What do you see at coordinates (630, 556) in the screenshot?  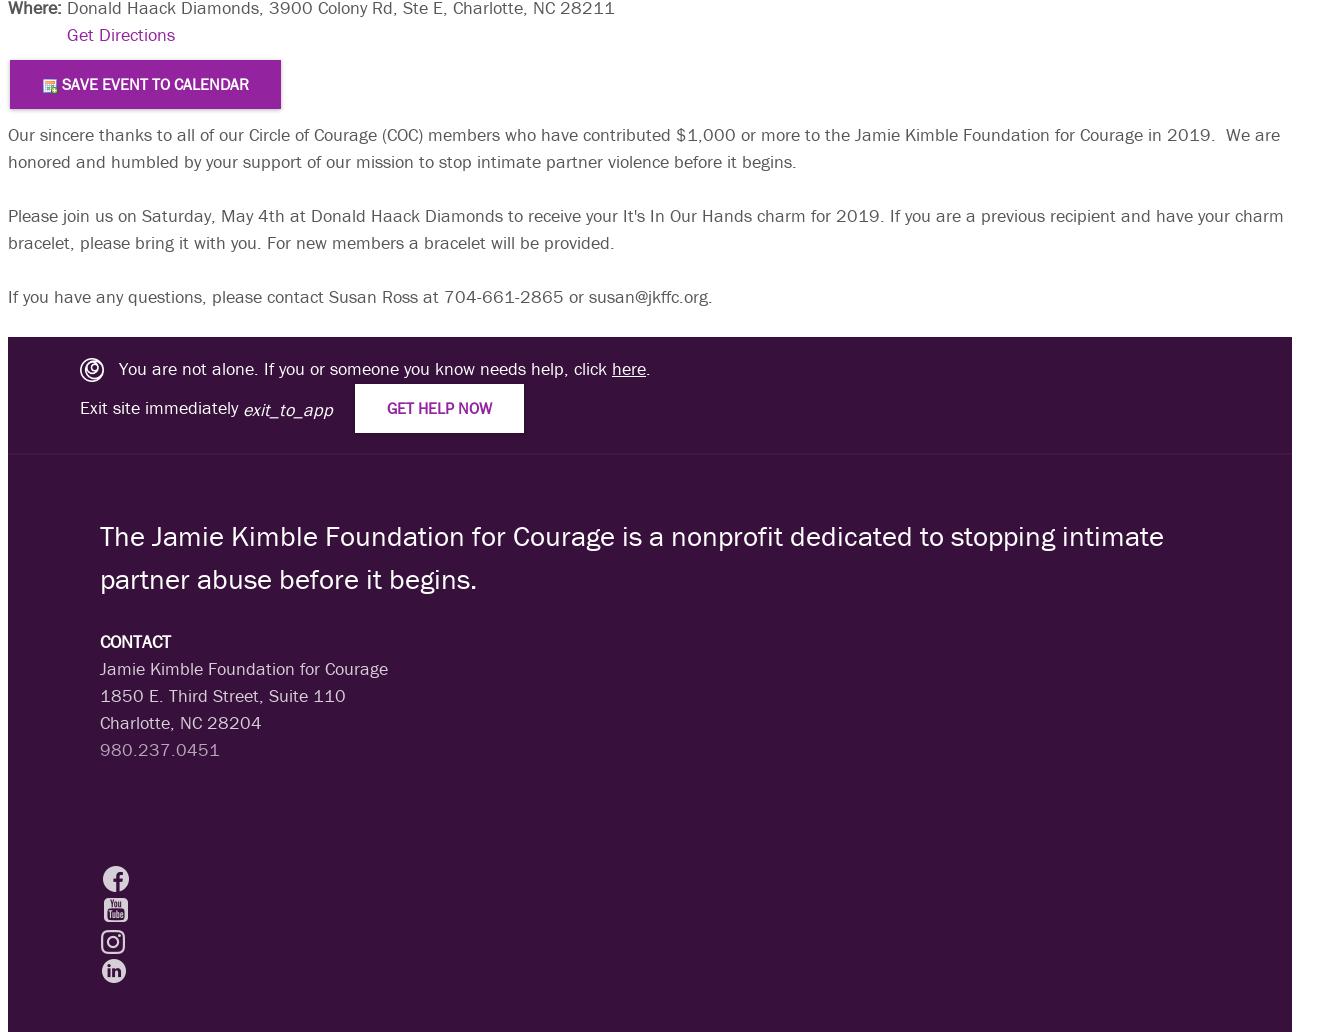 I see `'The Jamie Kimble Foundation for Courage is a nonprofit dedicated to stopping intimate partner abuse before it begins.'` at bounding box center [630, 556].